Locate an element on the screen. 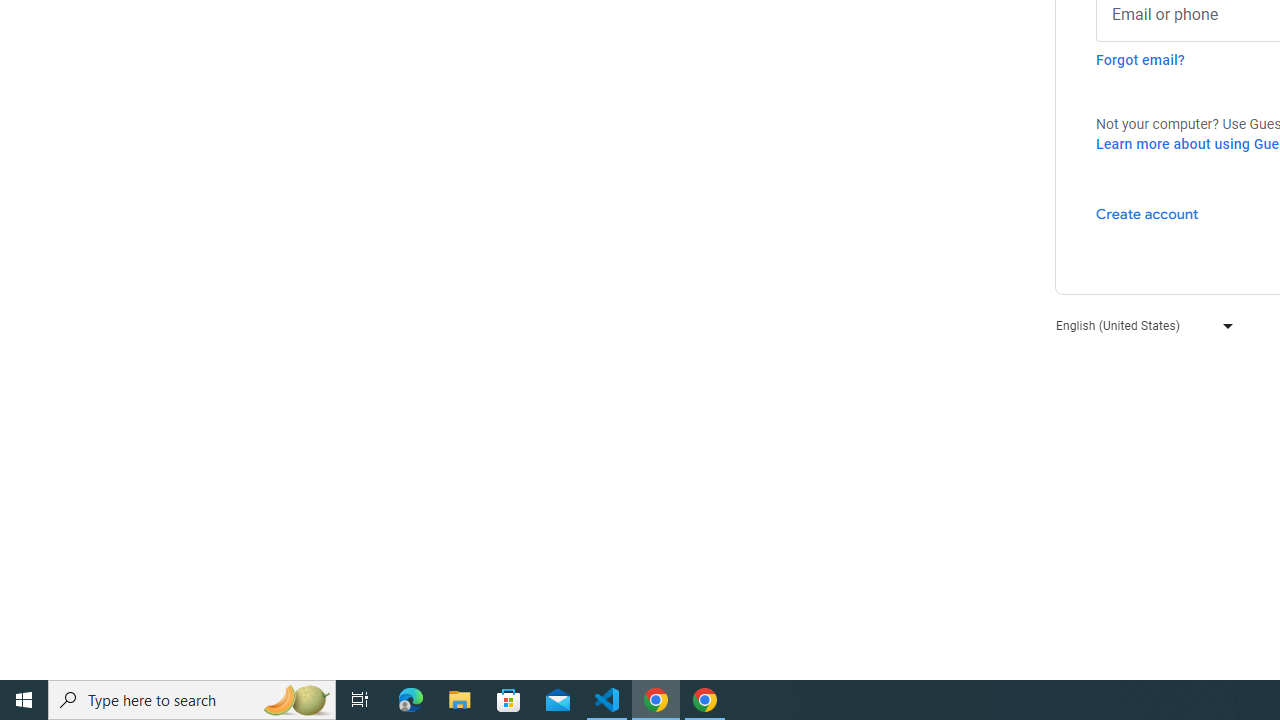 The width and height of the screenshot is (1280, 720). 'Create account' is located at coordinates (1146, 213).